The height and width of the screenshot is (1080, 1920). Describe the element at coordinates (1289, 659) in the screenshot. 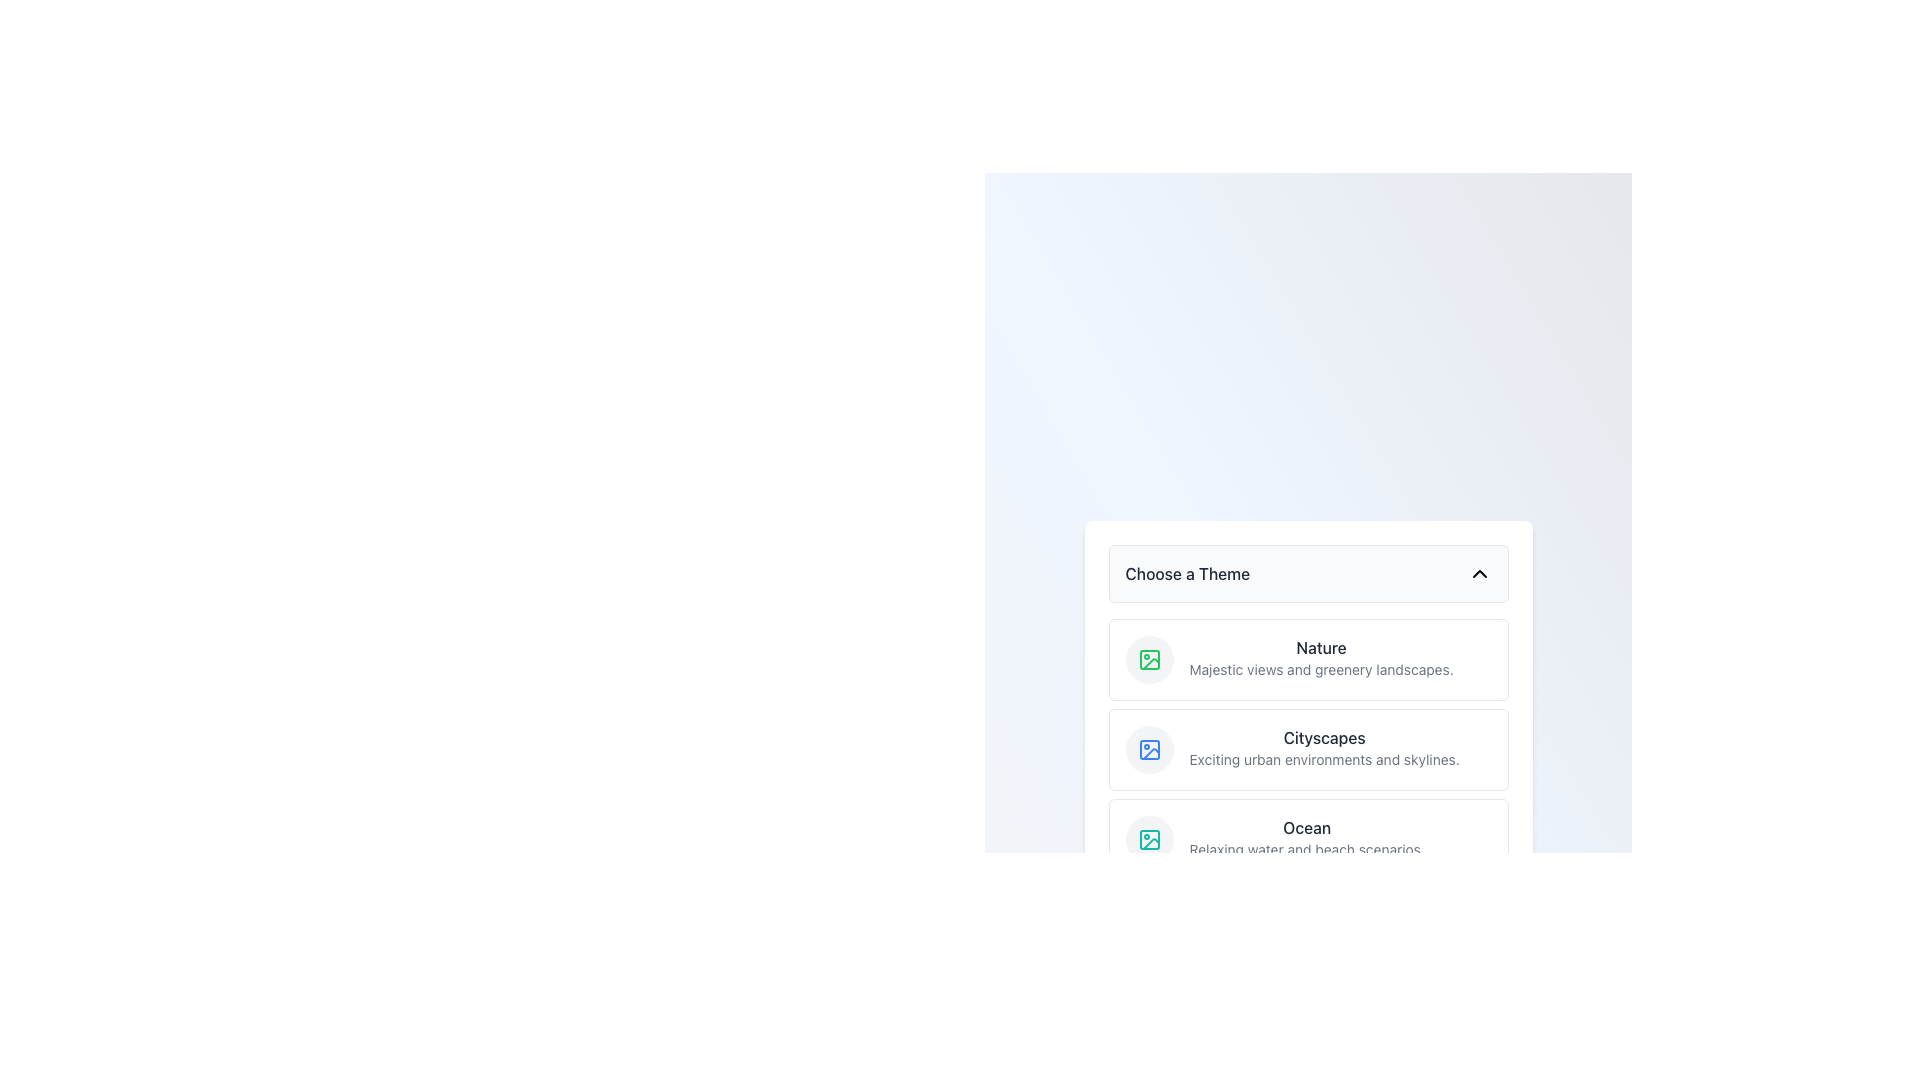

I see `the 'Nature' theme list item` at that location.